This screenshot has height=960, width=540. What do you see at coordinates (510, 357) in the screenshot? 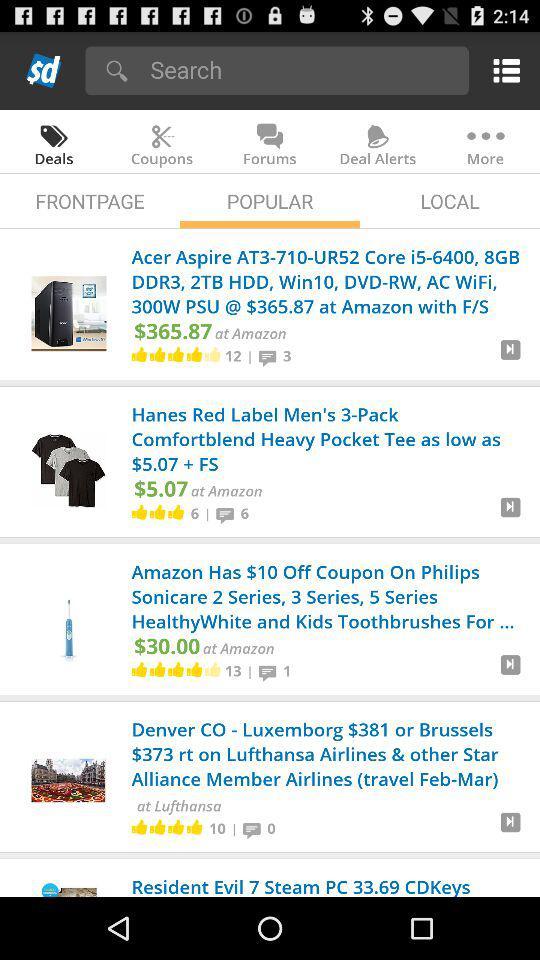
I see `movie` at bounding box center [510, 357].